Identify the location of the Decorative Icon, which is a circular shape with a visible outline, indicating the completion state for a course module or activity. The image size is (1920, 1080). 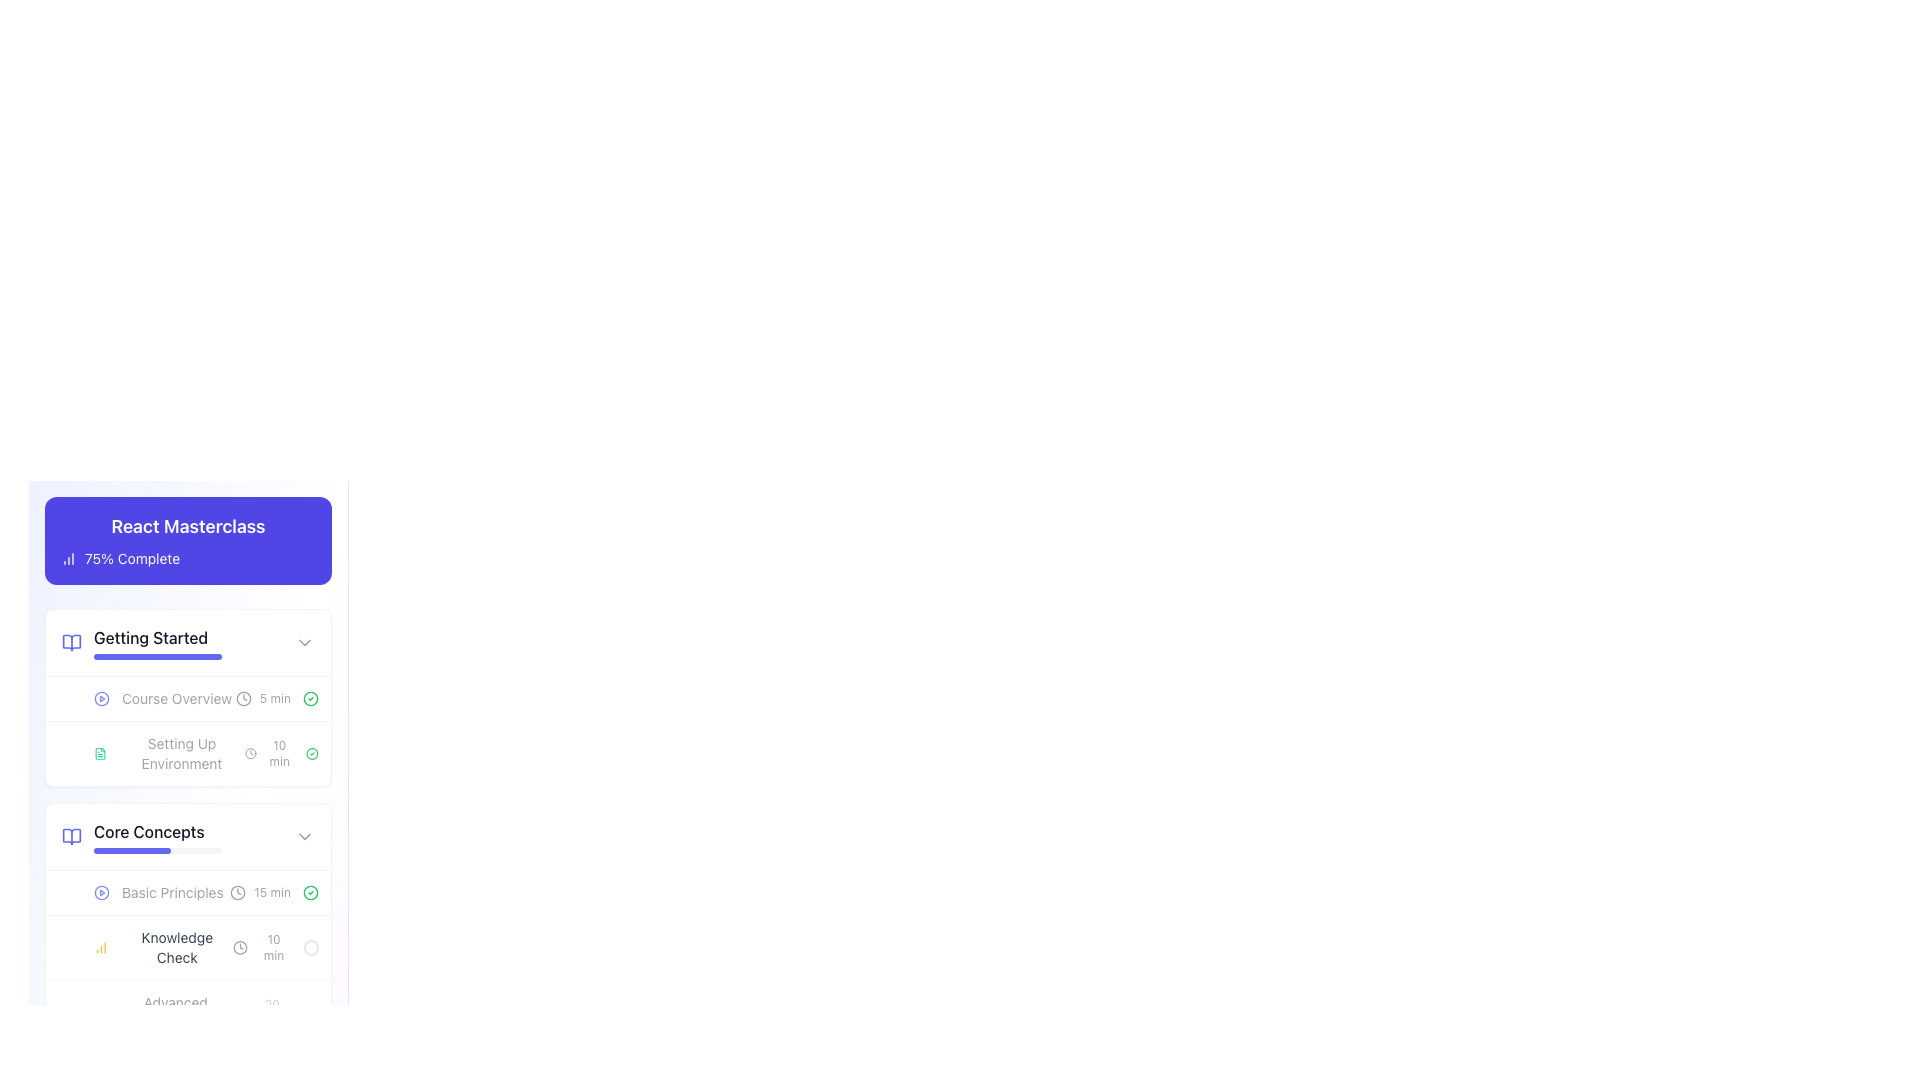
(310, 892).